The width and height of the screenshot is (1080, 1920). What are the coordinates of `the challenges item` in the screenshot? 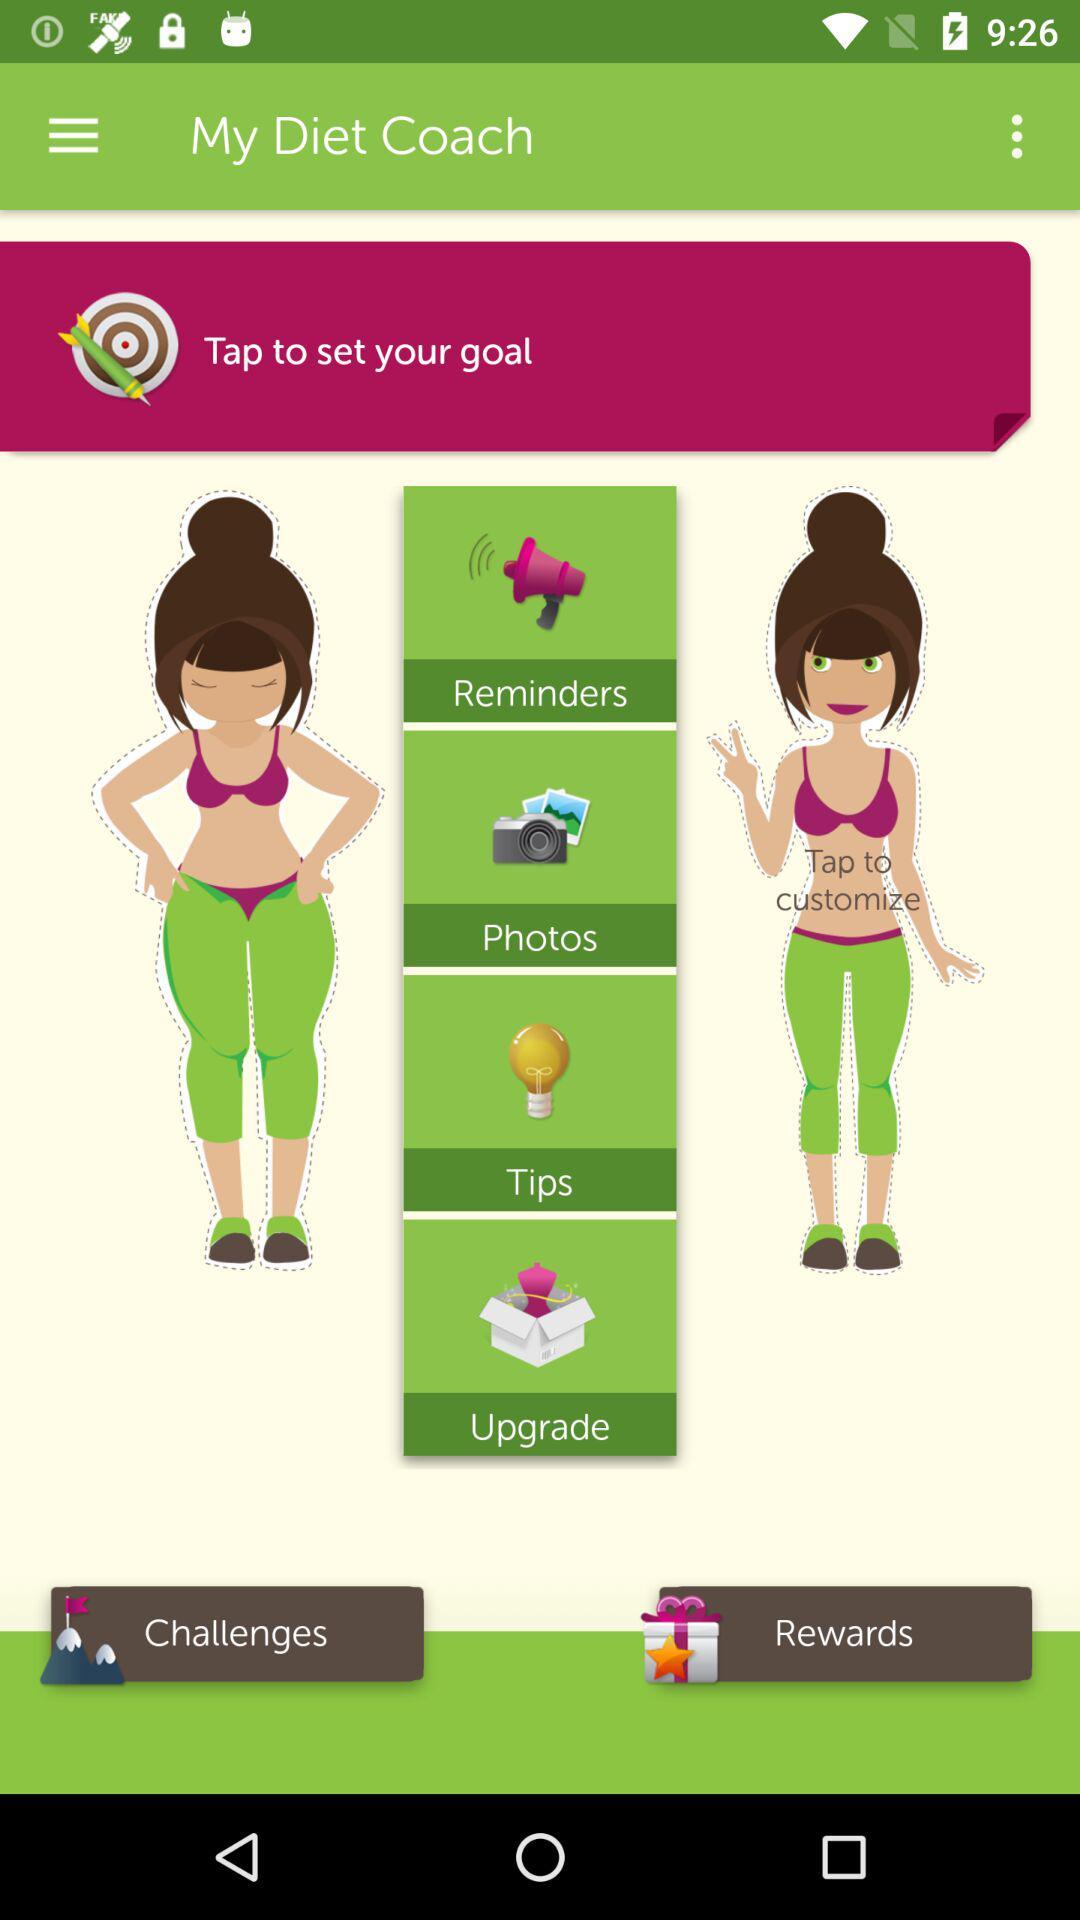 It's located at (234, 1640).